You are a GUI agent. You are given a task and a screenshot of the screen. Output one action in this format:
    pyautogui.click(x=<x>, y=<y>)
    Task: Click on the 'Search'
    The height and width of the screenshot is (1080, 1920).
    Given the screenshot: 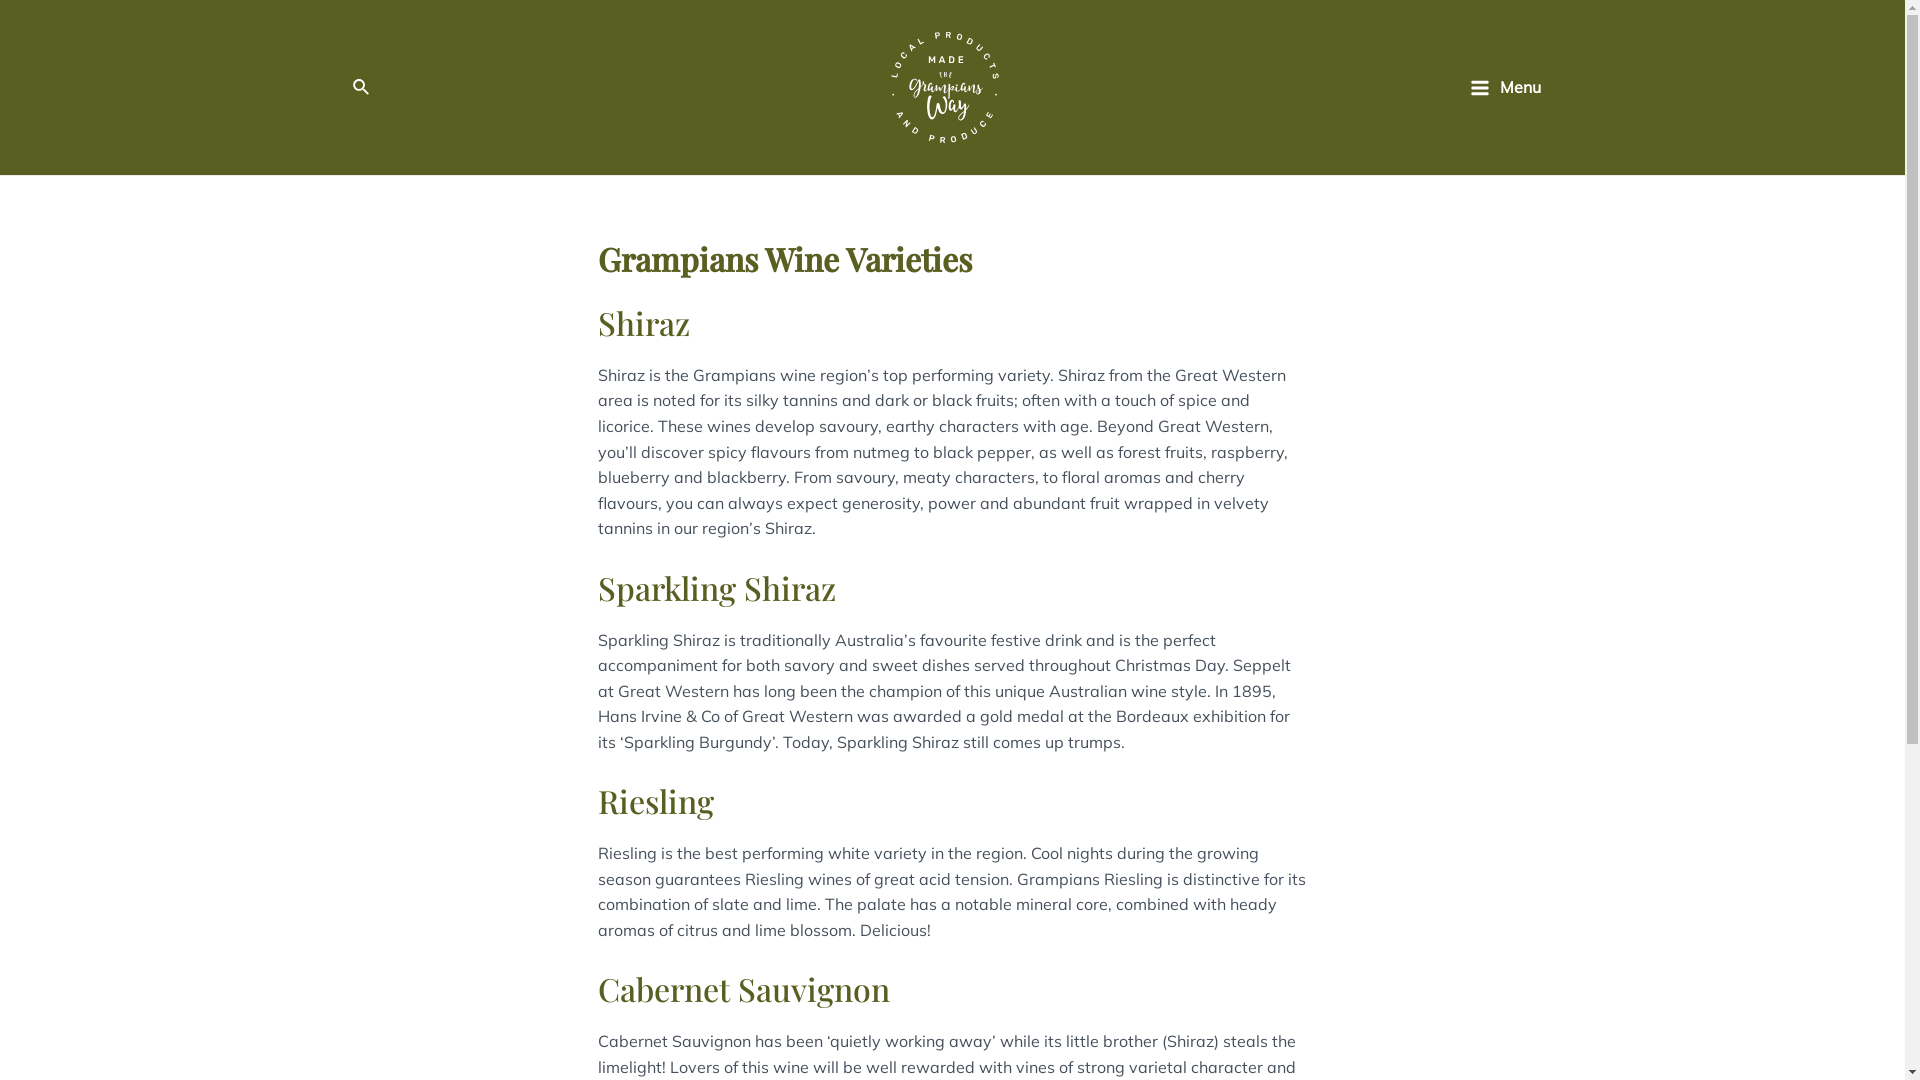 What is the action you would take?
    pyautogui.click(x=351, y=87)
    